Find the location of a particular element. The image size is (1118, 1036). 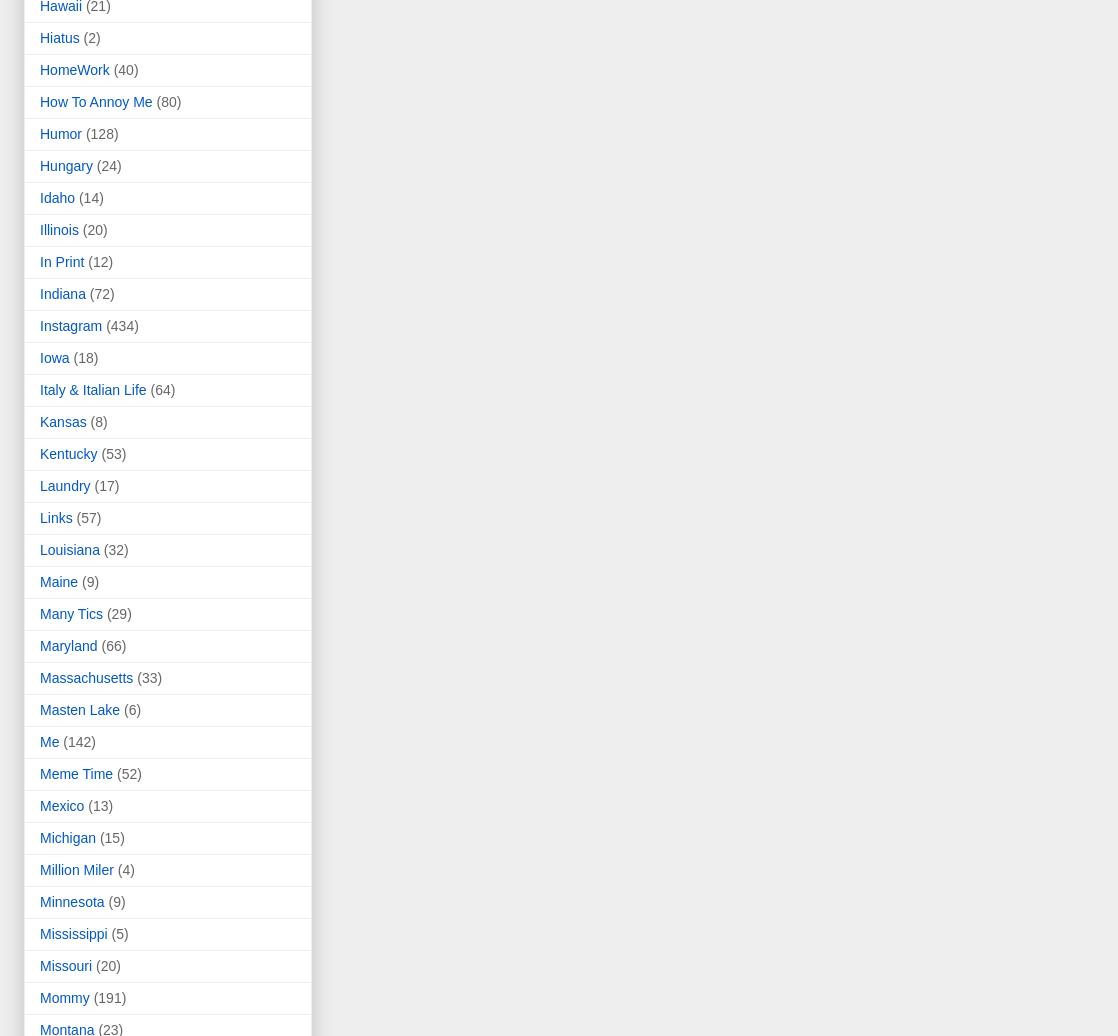

'(40)' is located at coordinates (125, 70).